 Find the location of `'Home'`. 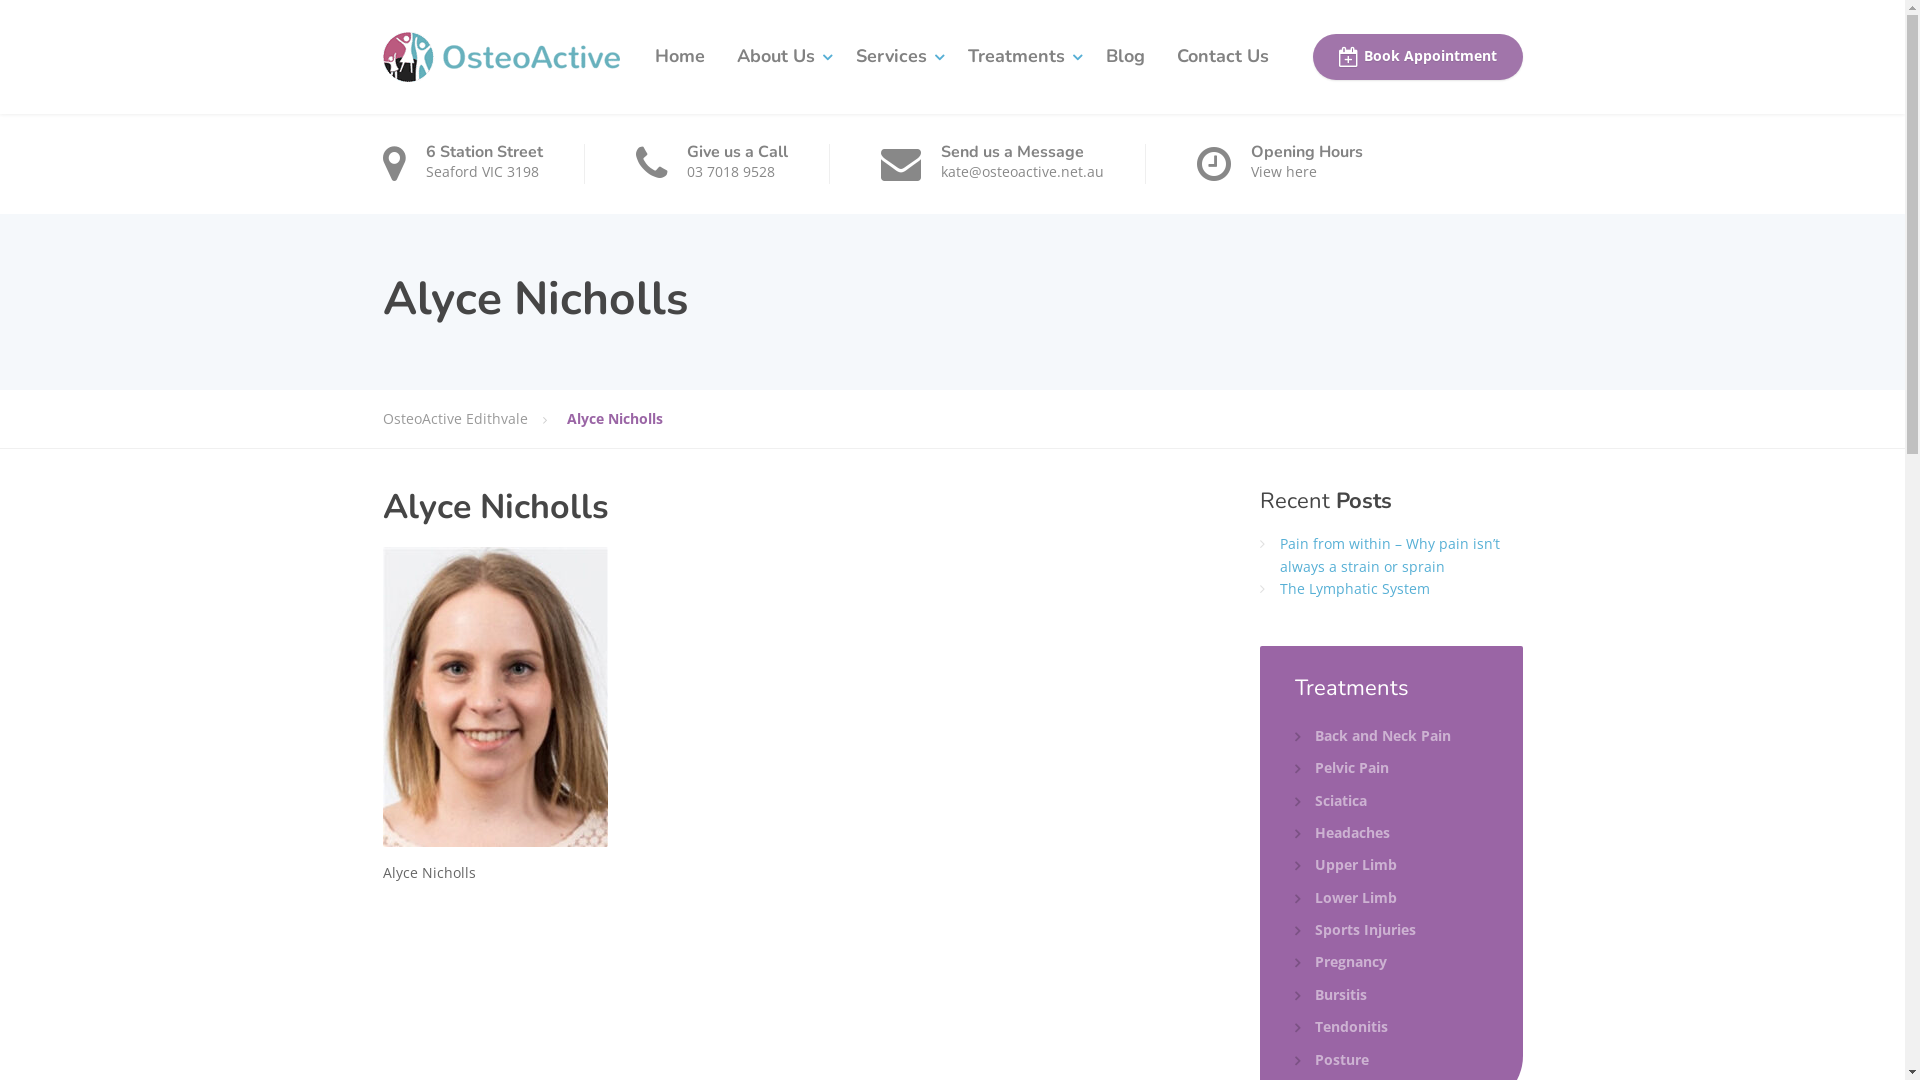

'Home' is located at coordinates (678, 56).